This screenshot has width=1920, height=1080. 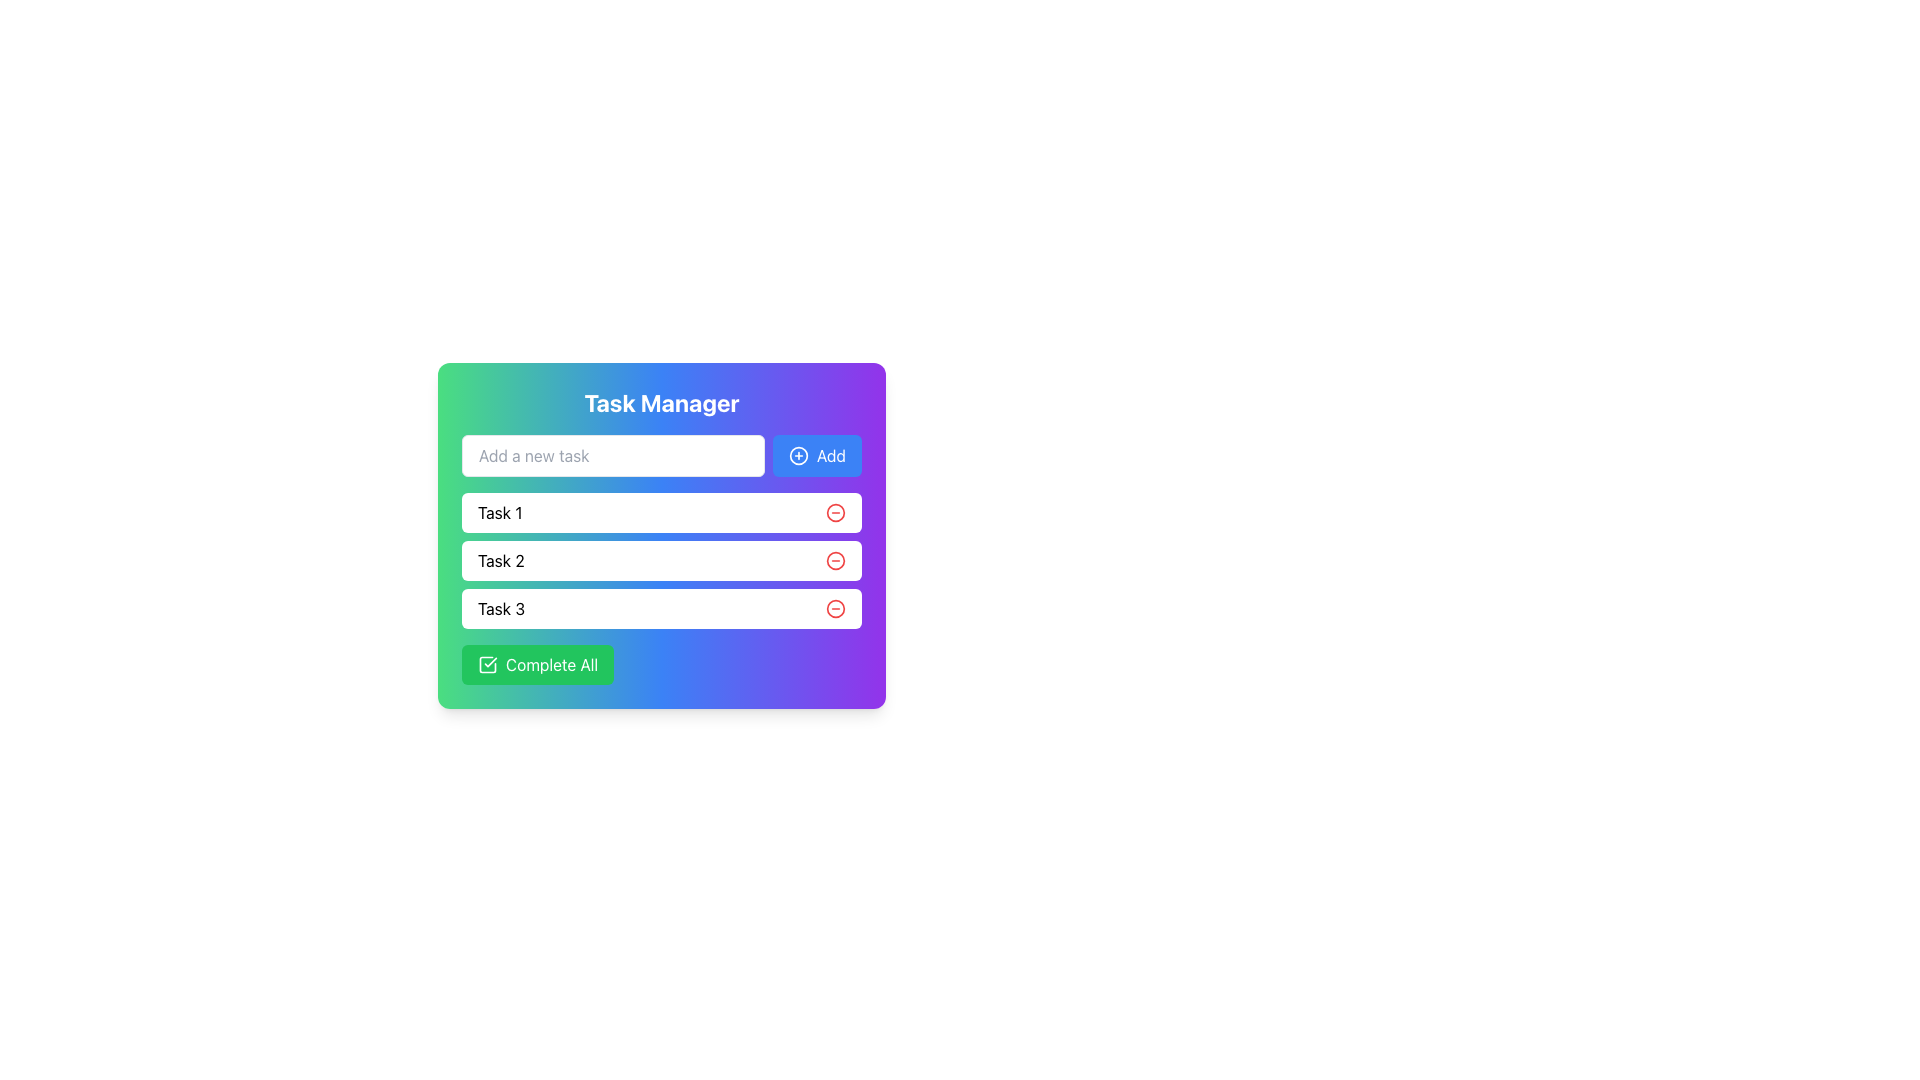 What do you see at coordinates (500, 512) in the screenshot?
I see `the text label representing the individual task in the first row of the task list, positioned above 'Task 2' and below the input field for adding a new task` at bounding box center [500, 512].